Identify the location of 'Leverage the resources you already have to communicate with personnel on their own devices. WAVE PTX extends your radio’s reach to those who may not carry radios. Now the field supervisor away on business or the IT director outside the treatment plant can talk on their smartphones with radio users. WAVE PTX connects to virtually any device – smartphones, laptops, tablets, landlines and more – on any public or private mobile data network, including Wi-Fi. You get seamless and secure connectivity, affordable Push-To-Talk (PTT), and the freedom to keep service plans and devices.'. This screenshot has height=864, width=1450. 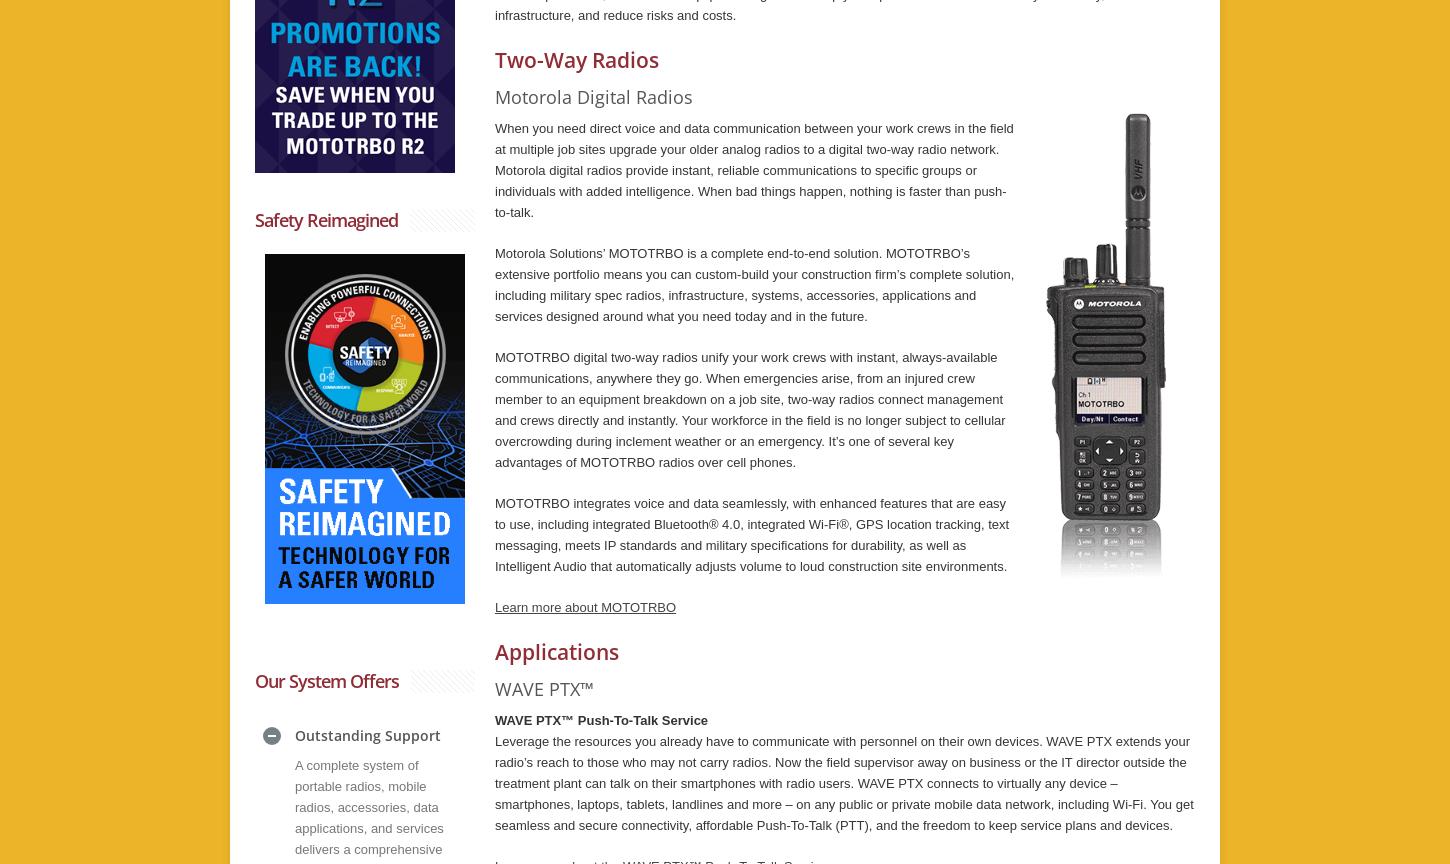
(844, 782).